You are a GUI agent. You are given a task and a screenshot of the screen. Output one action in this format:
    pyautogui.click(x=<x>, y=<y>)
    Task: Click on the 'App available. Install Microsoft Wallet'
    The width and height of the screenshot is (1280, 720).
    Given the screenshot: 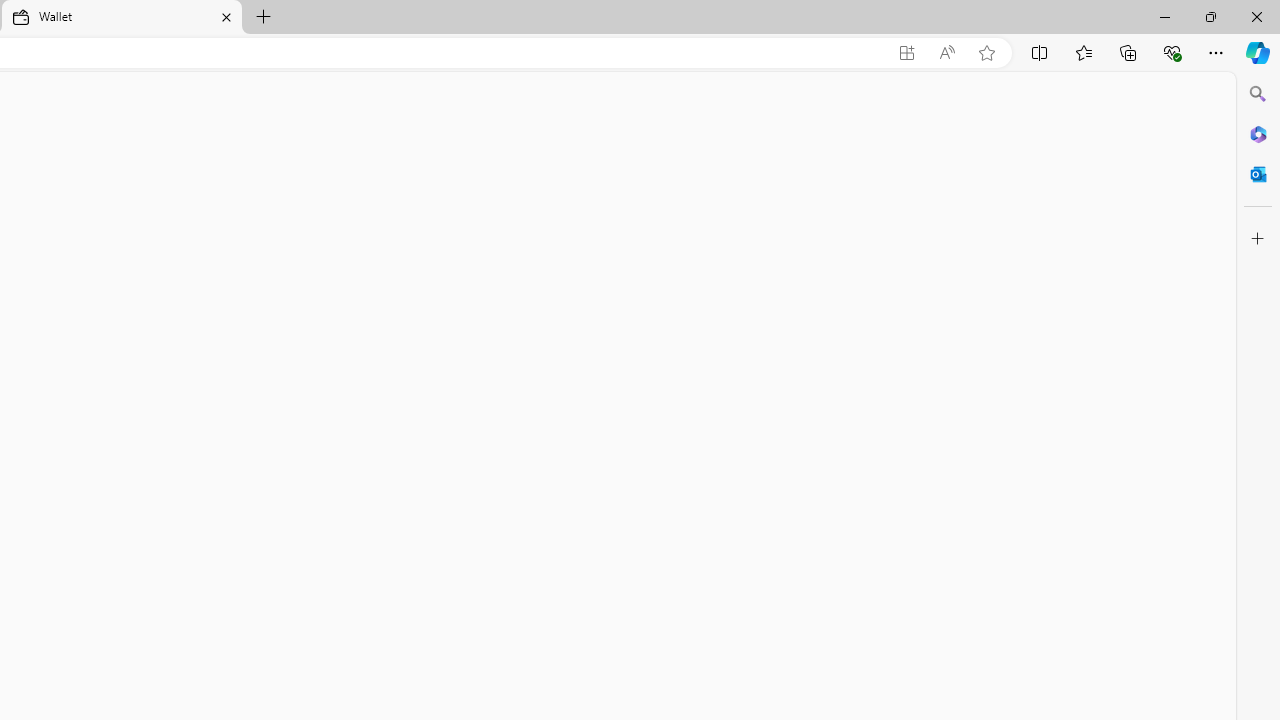 What is the action you would take?
    pyautogui.click(x=905, y=52)
    